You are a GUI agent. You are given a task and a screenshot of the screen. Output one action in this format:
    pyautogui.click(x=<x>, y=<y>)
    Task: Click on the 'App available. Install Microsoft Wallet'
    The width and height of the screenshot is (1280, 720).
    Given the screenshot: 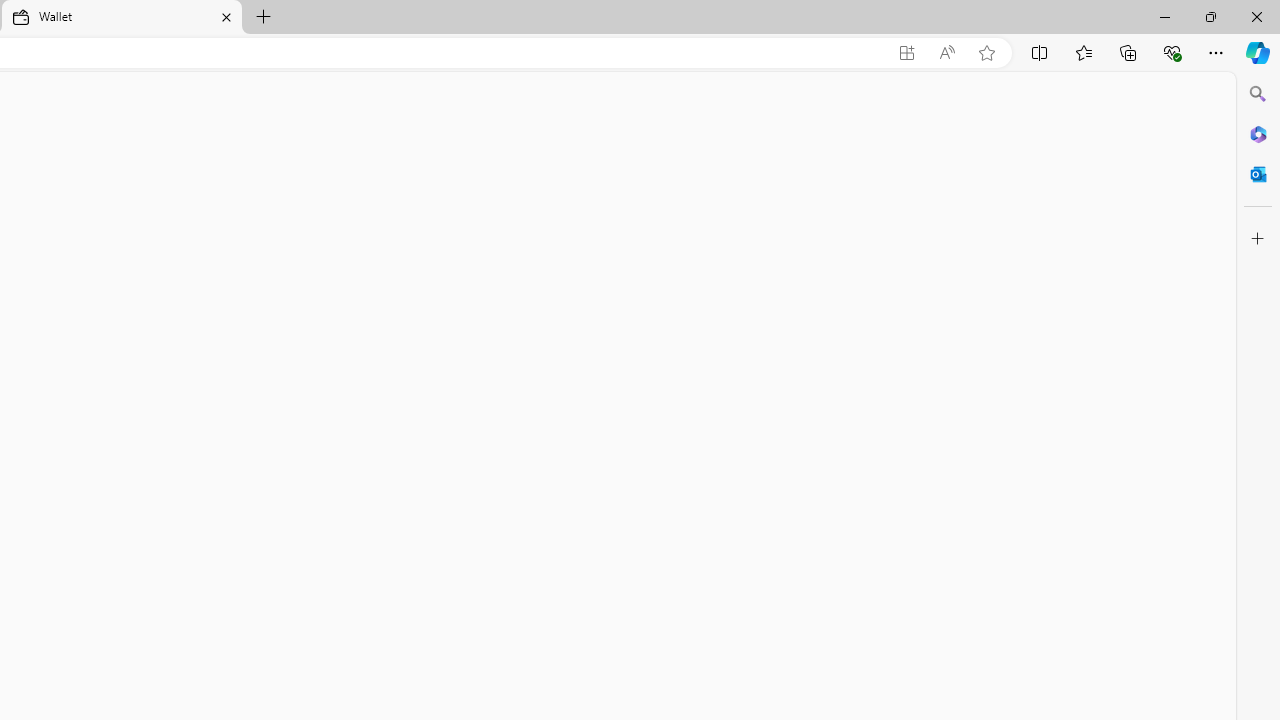 What is the action you would take?
    pyautogui.click(x=905, y=52)
    